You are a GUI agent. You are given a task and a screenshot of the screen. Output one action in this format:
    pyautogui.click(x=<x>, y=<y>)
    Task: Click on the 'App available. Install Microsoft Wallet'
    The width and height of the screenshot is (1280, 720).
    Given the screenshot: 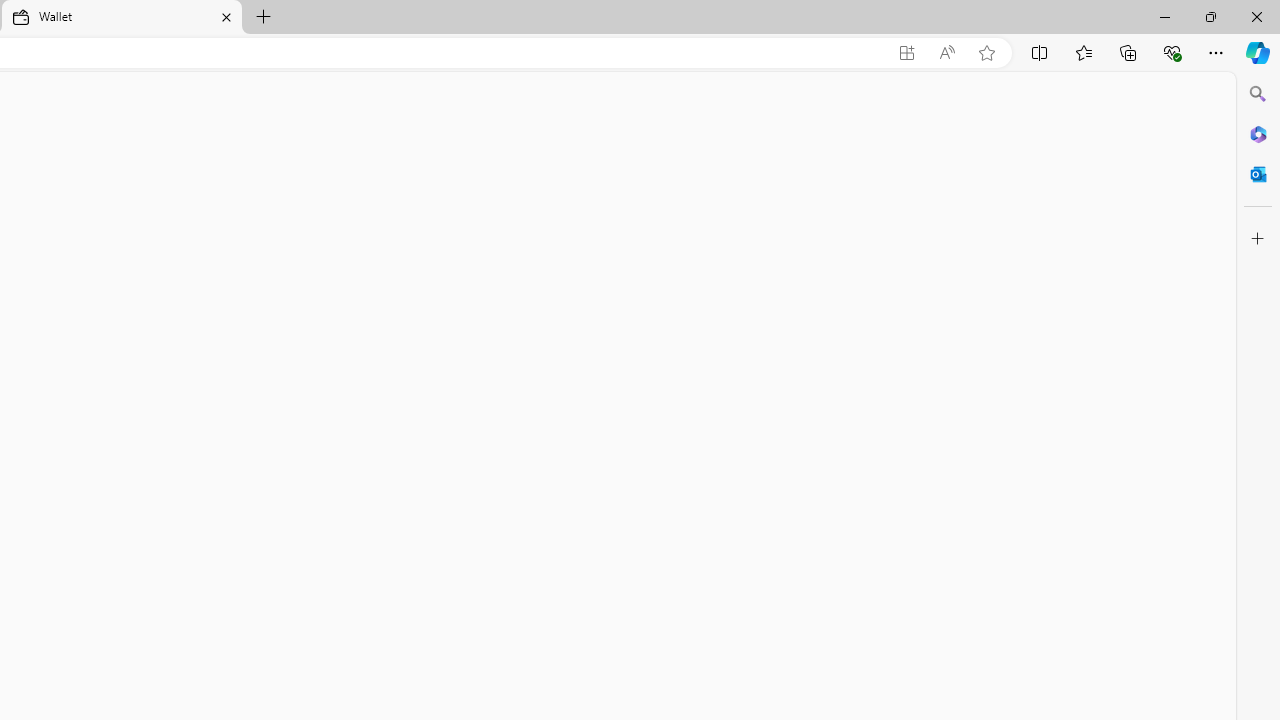 What is the action you would take?
    pyautogui.click(x=905, y=52)
    